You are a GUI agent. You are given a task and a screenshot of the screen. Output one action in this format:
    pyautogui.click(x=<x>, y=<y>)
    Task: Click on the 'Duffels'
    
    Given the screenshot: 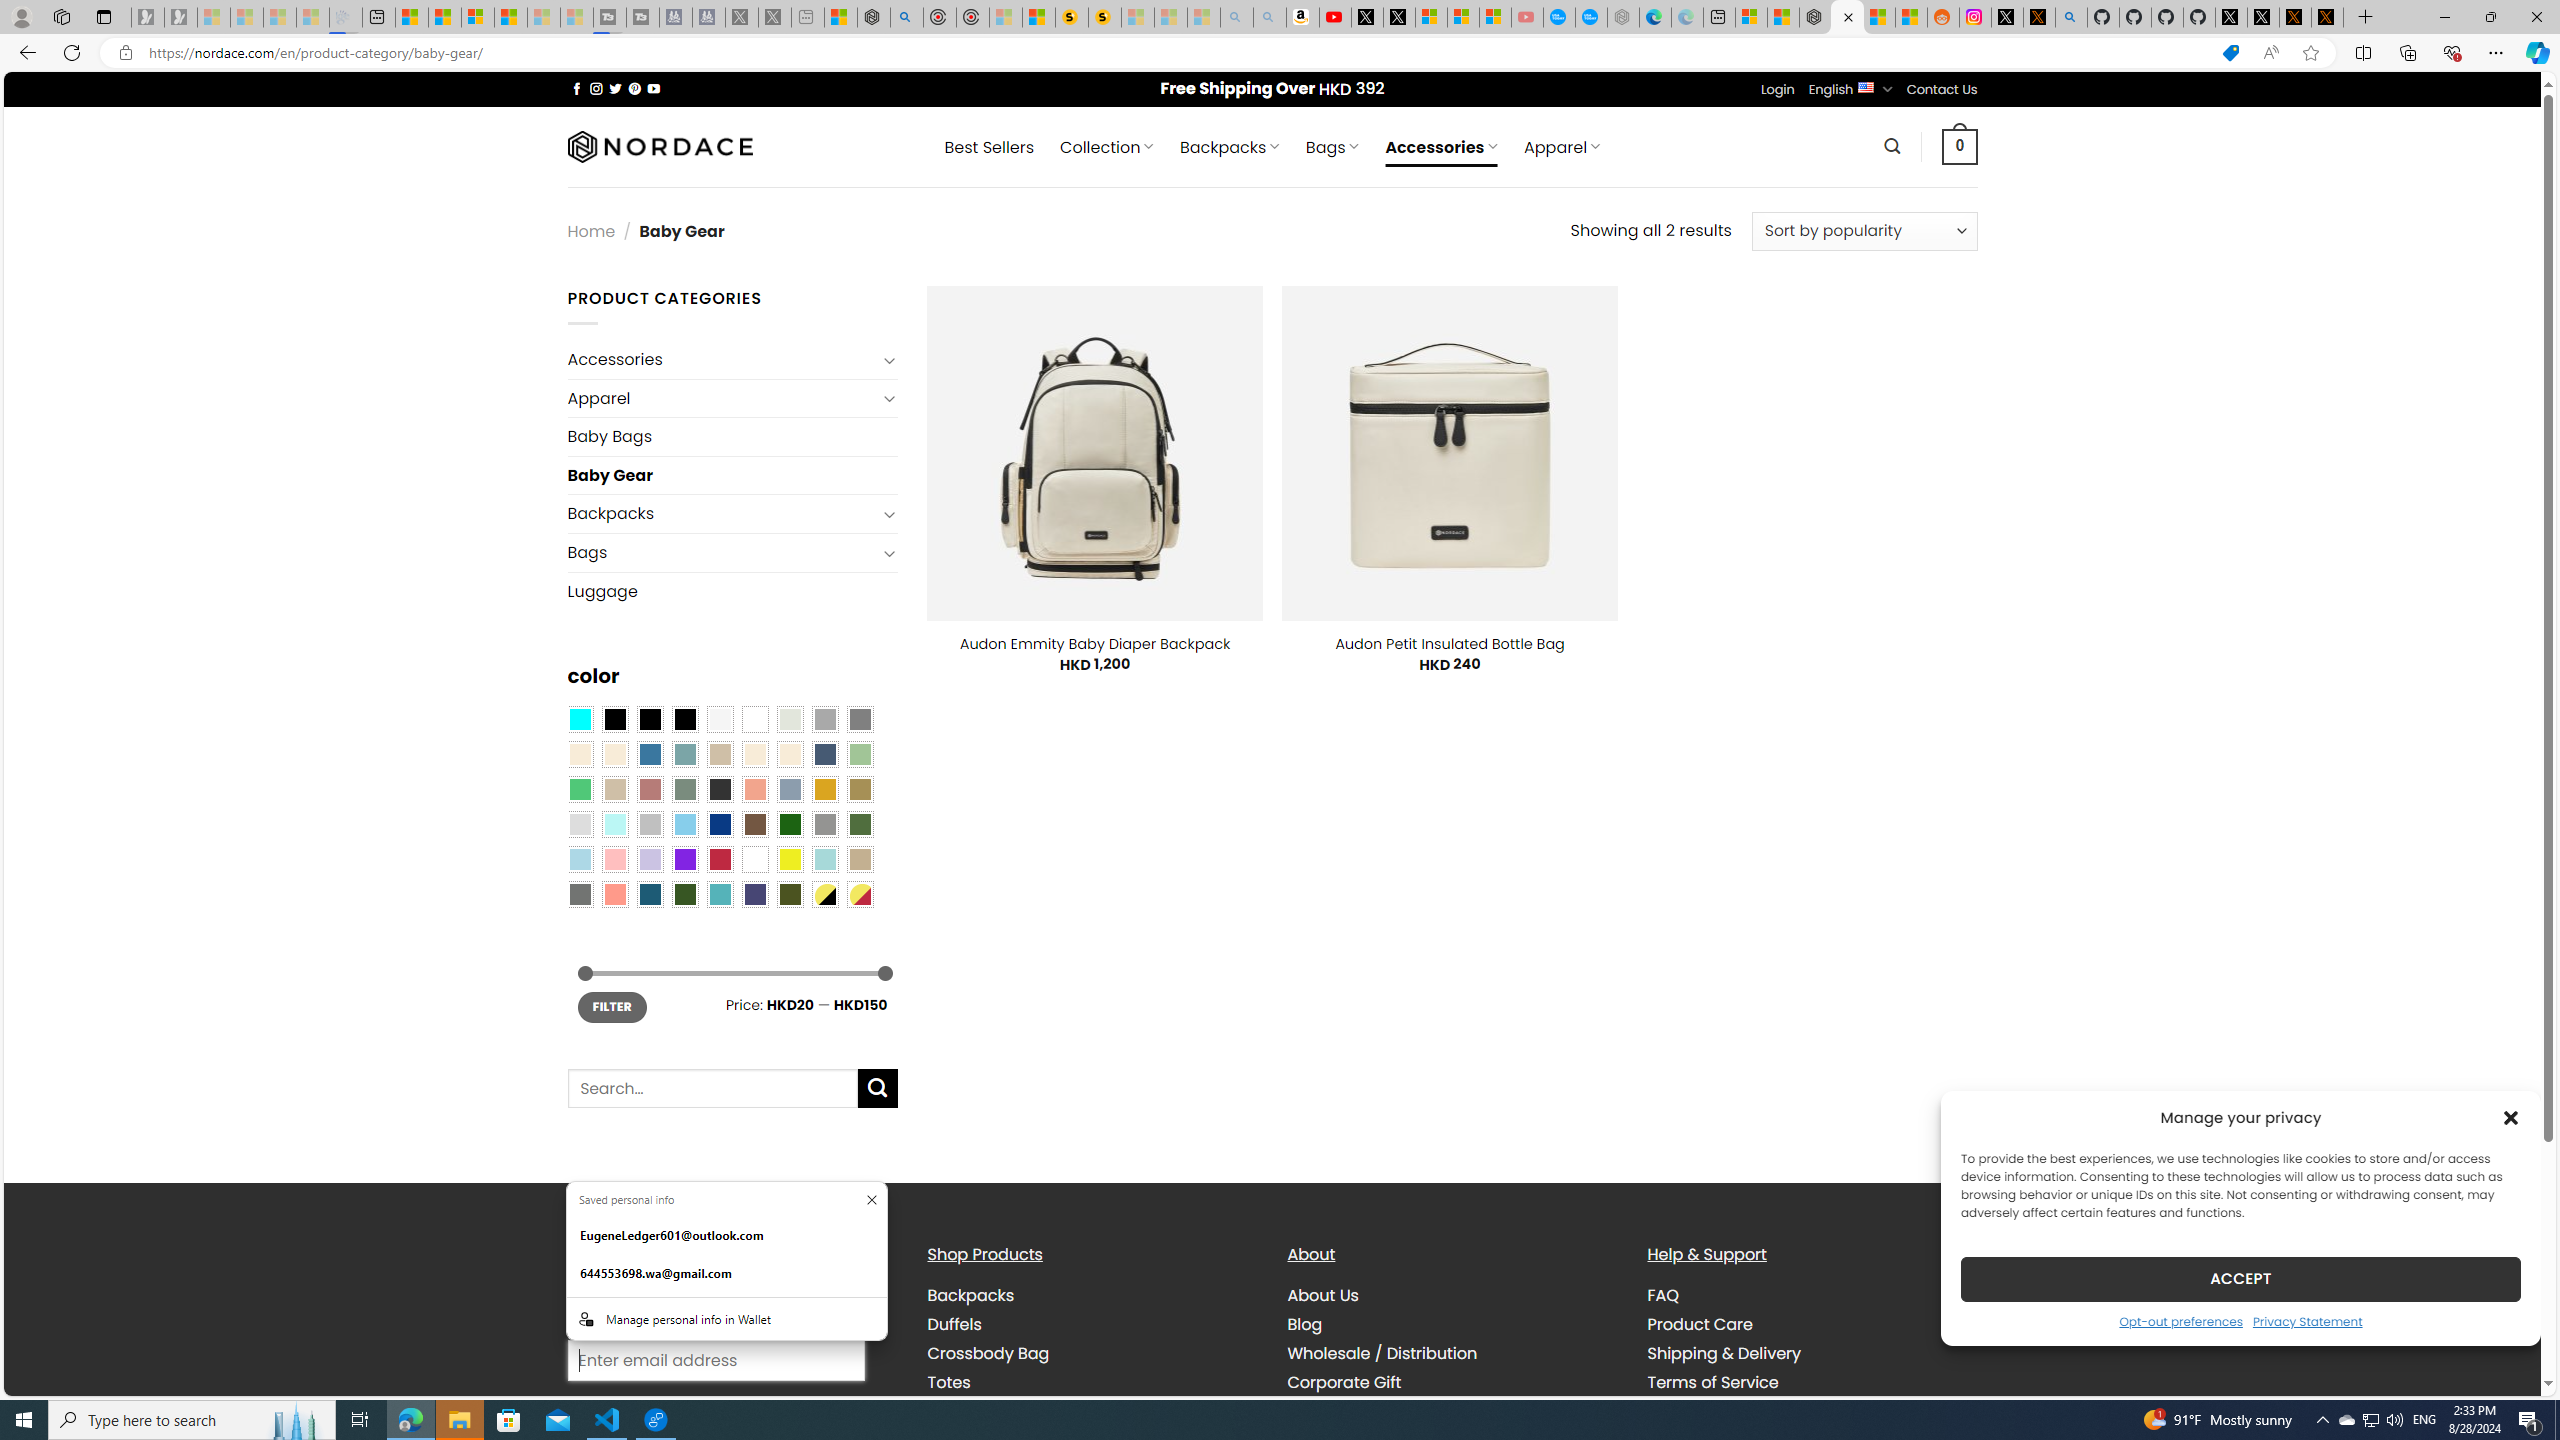 What is the action you would take?
    pyautogui.click(x=953, y=1324)
    